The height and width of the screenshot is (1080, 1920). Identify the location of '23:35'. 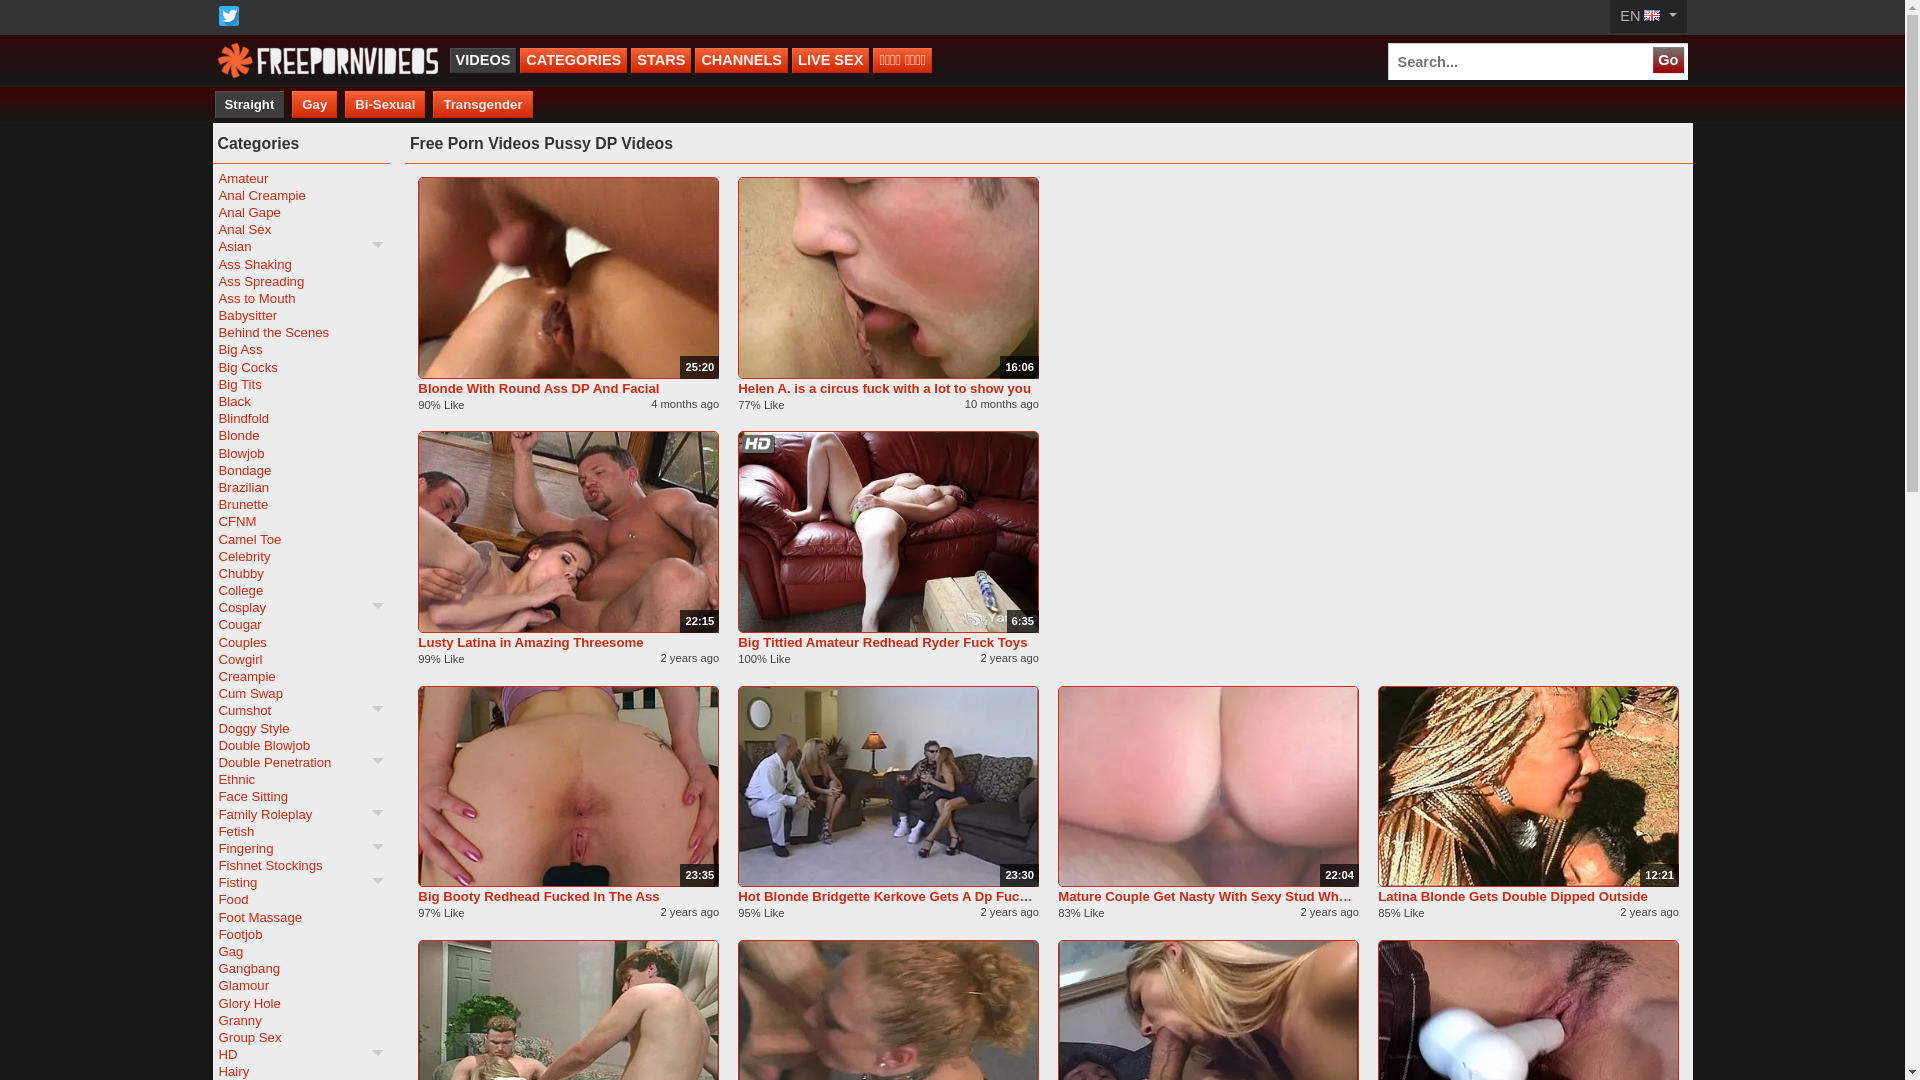
(567, 785).